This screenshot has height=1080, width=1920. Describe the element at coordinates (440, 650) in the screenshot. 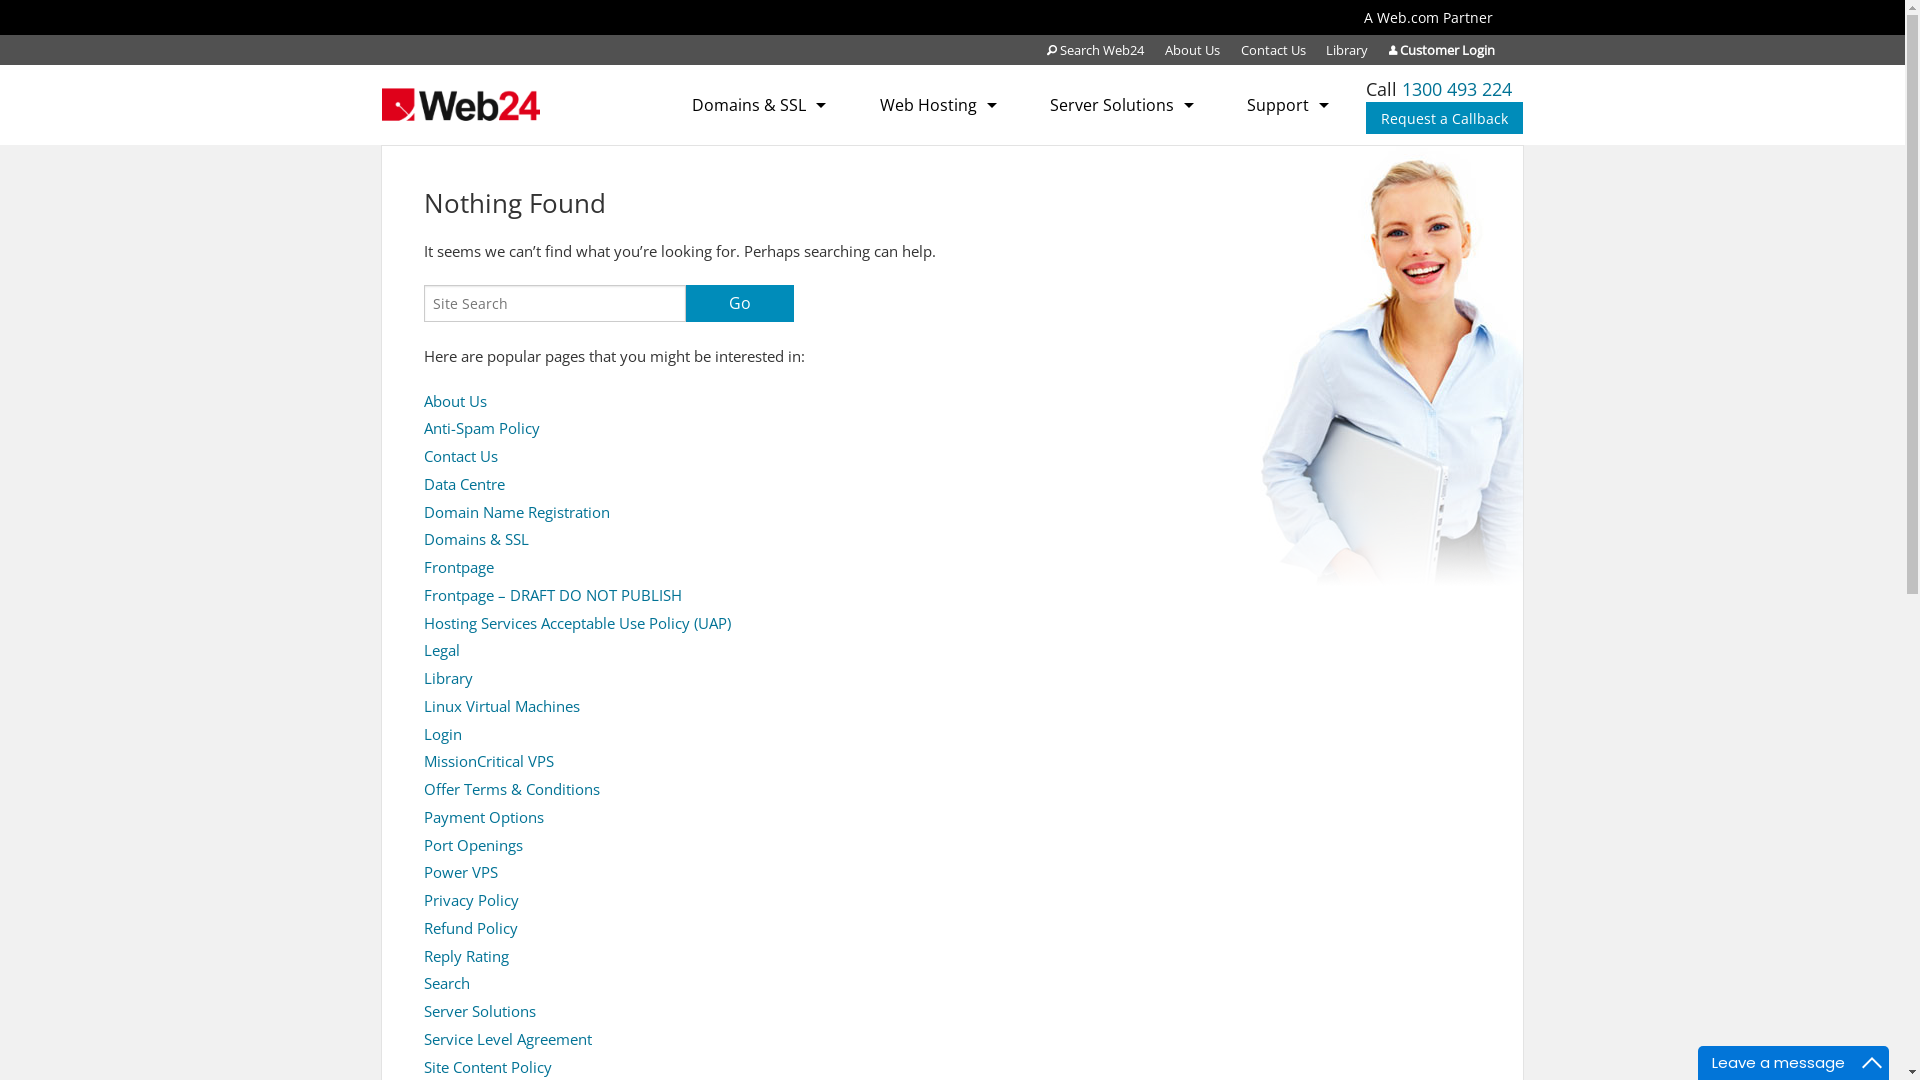

I see `'Legal'` at that location.